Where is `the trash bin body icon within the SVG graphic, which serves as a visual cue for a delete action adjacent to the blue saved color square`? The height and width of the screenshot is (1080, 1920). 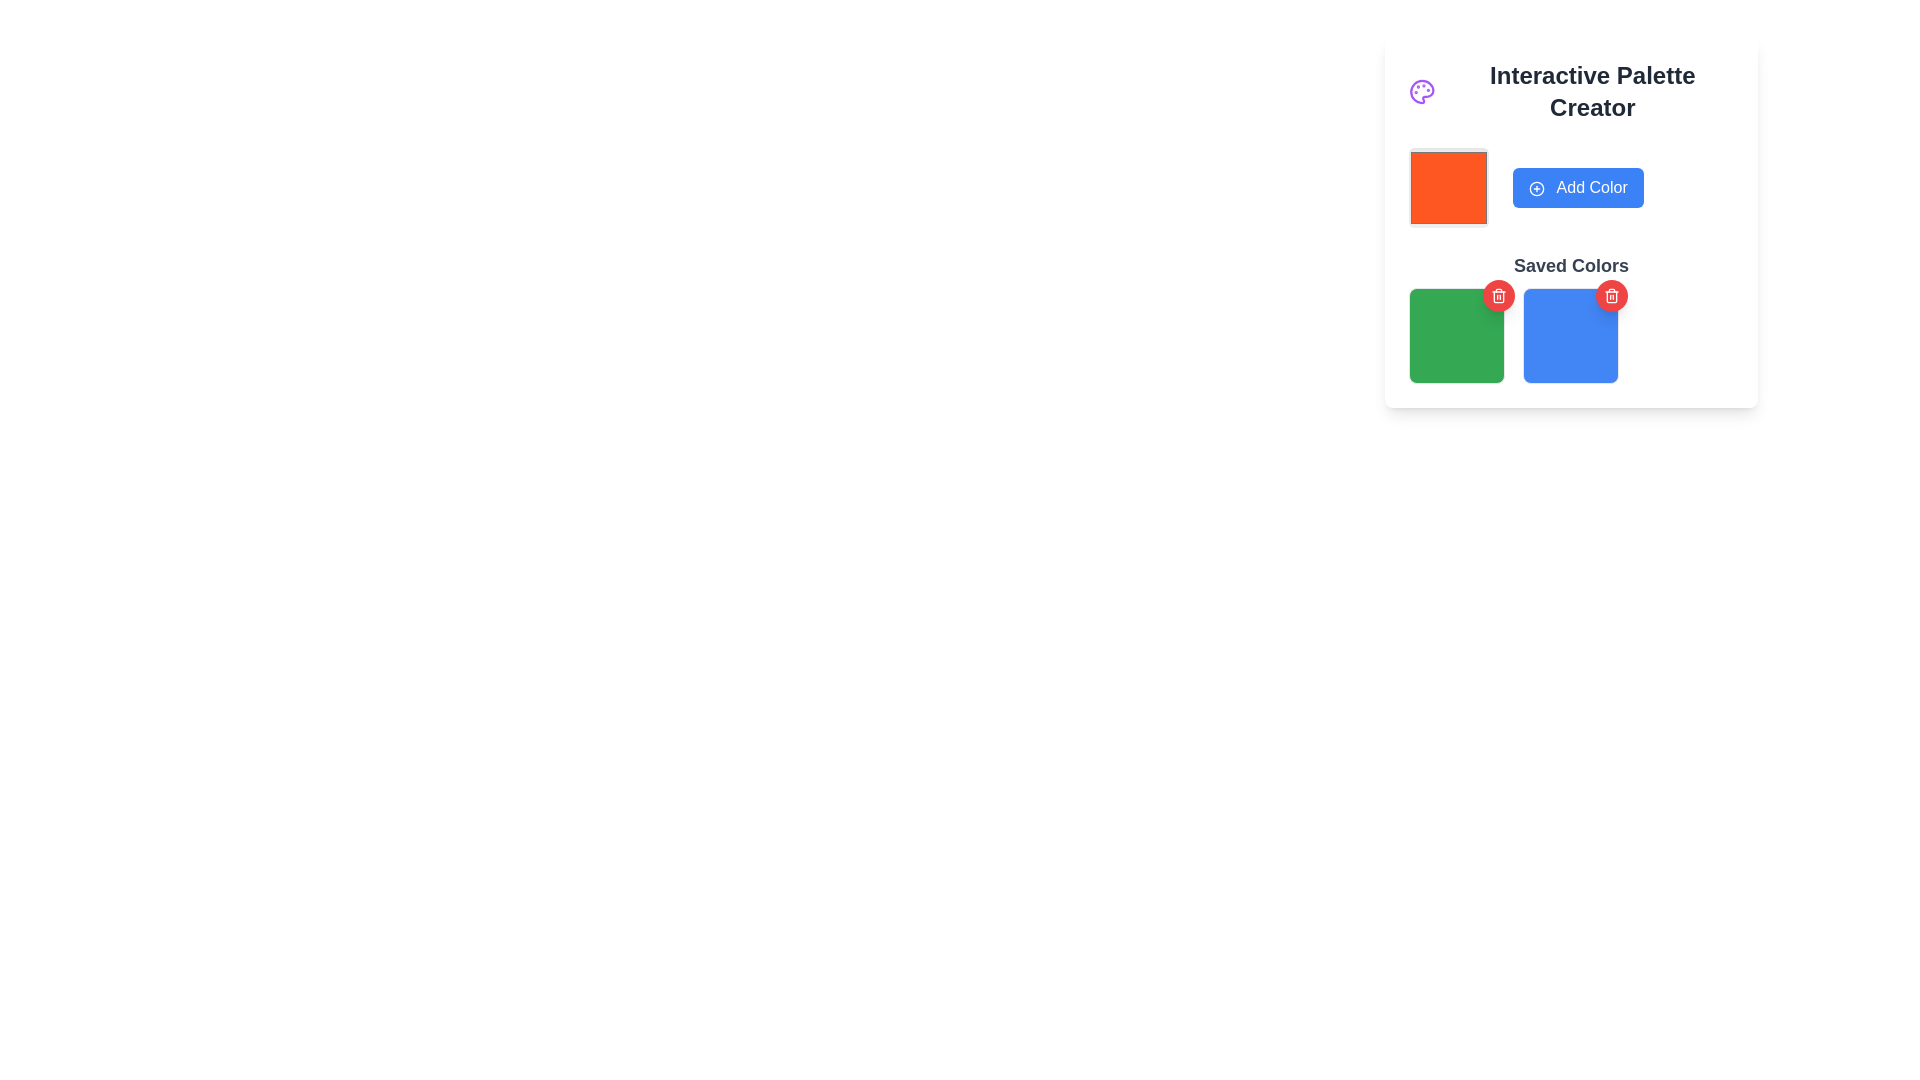 the trash bin body icon within the SVG graphic, which serves as a visual cue for a delete action adjacent to the blue saved color square is located at coordinates (1498, 297).